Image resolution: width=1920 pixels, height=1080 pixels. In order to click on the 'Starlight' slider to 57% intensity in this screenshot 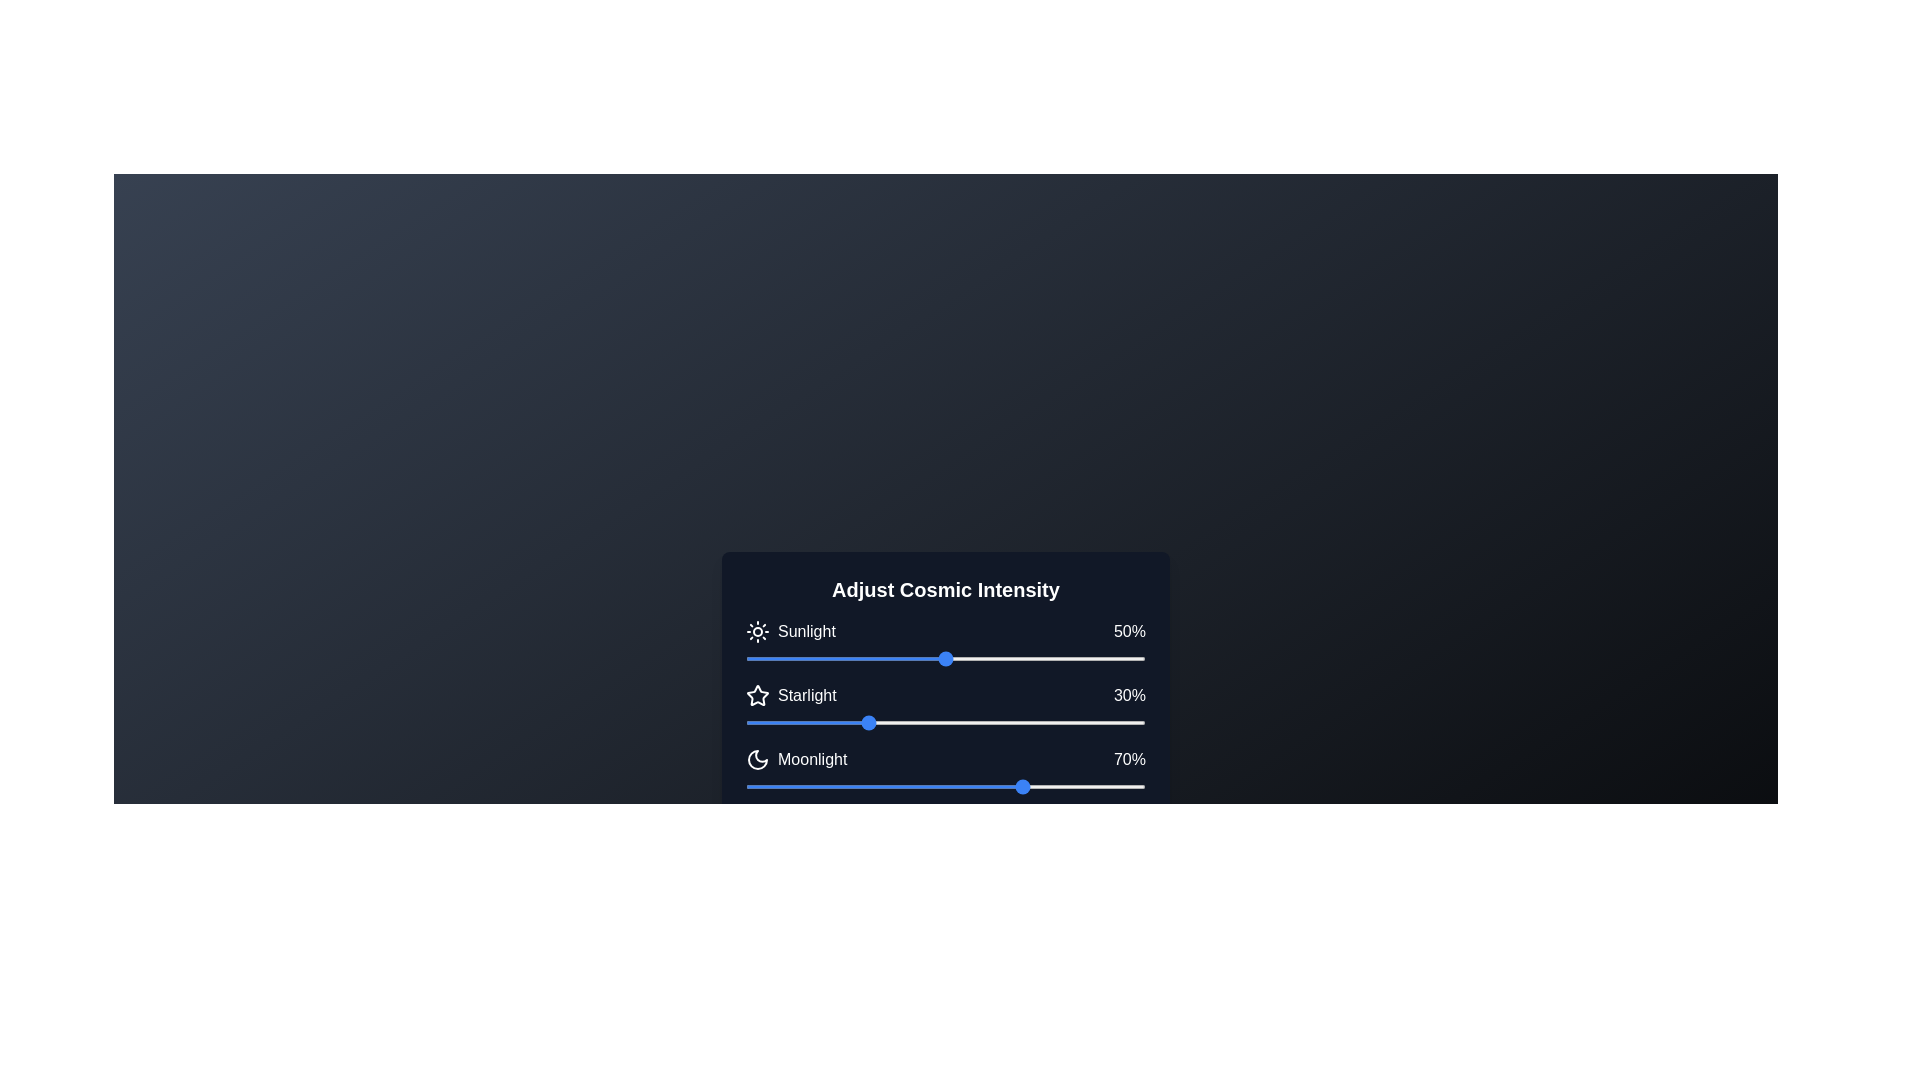, I will do `click(974, 722)`.